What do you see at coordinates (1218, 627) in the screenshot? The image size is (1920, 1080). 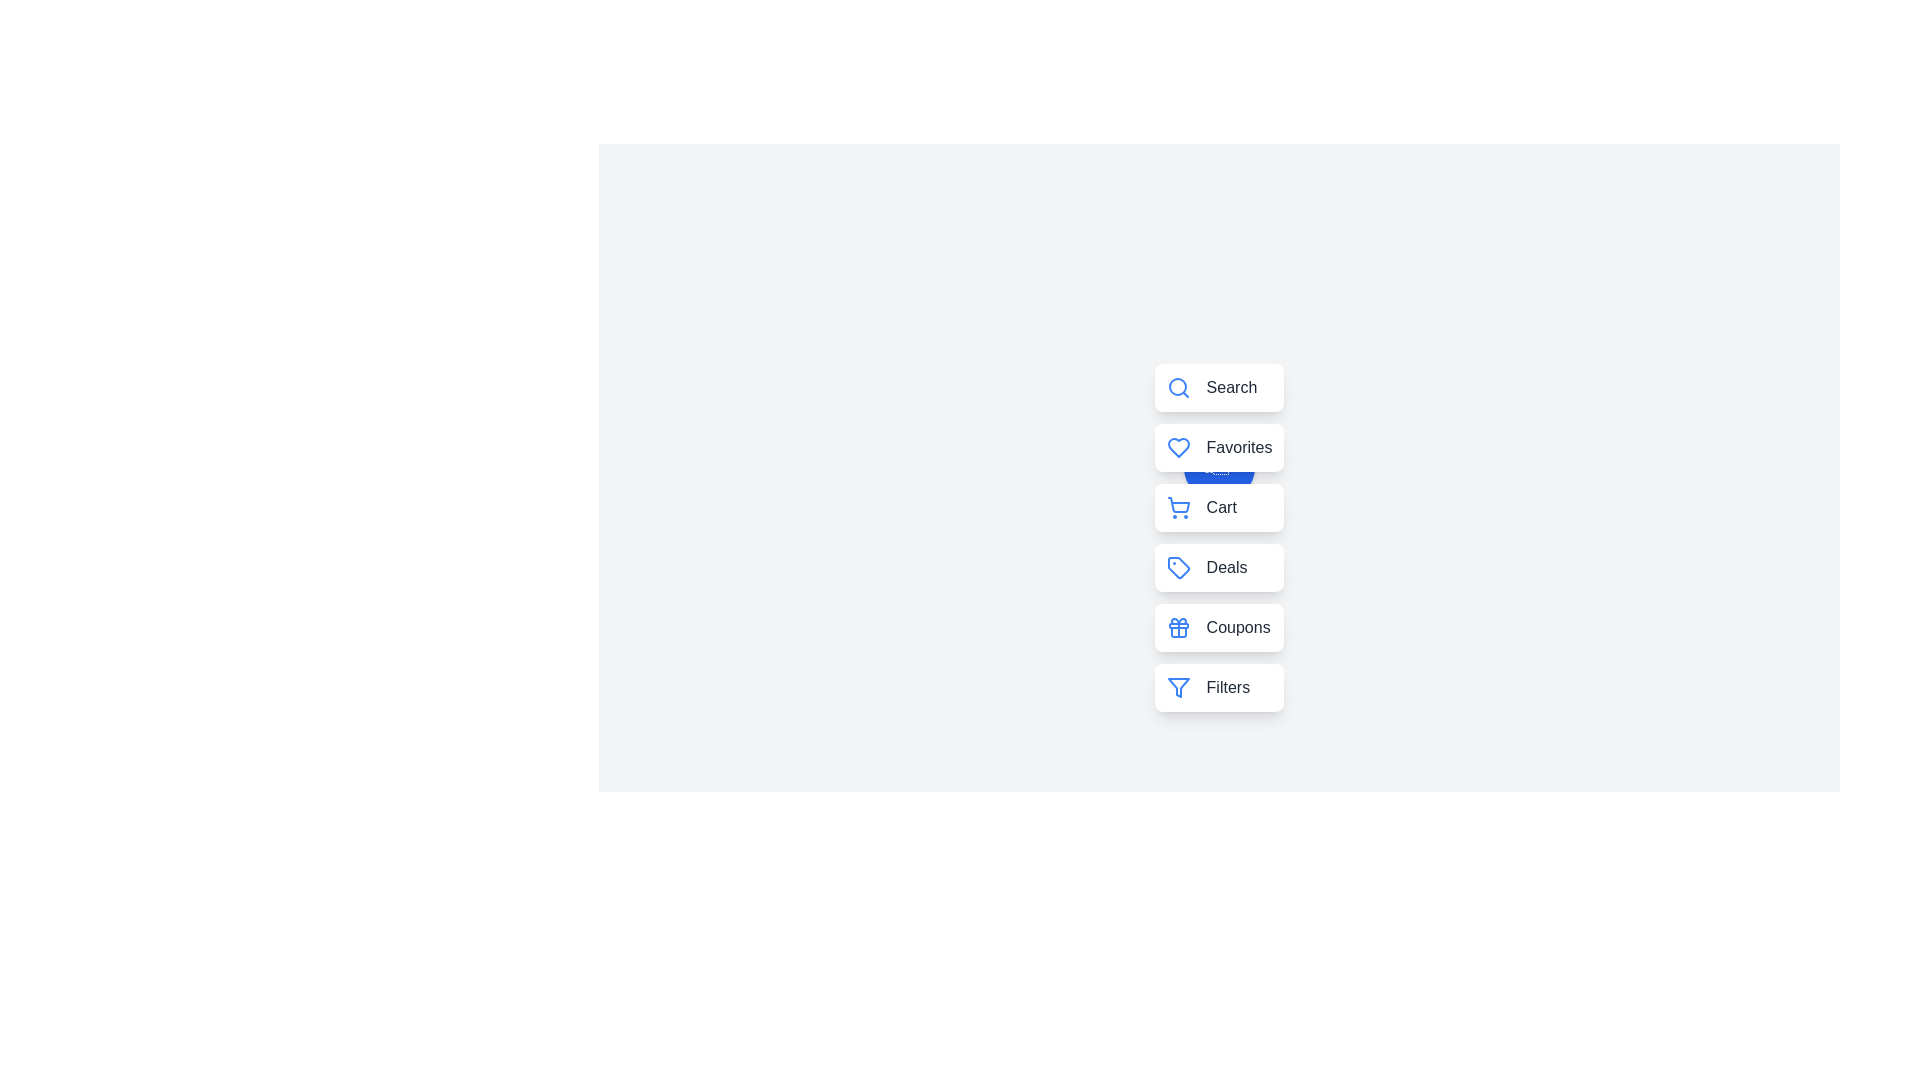 I see `the 'Coupons' button located in the fifth position of a vertical list of six buttons, situated between the 'Deals' and 'Filters' buttons, to observe the hover effect` at bounding box center [1218, 627].